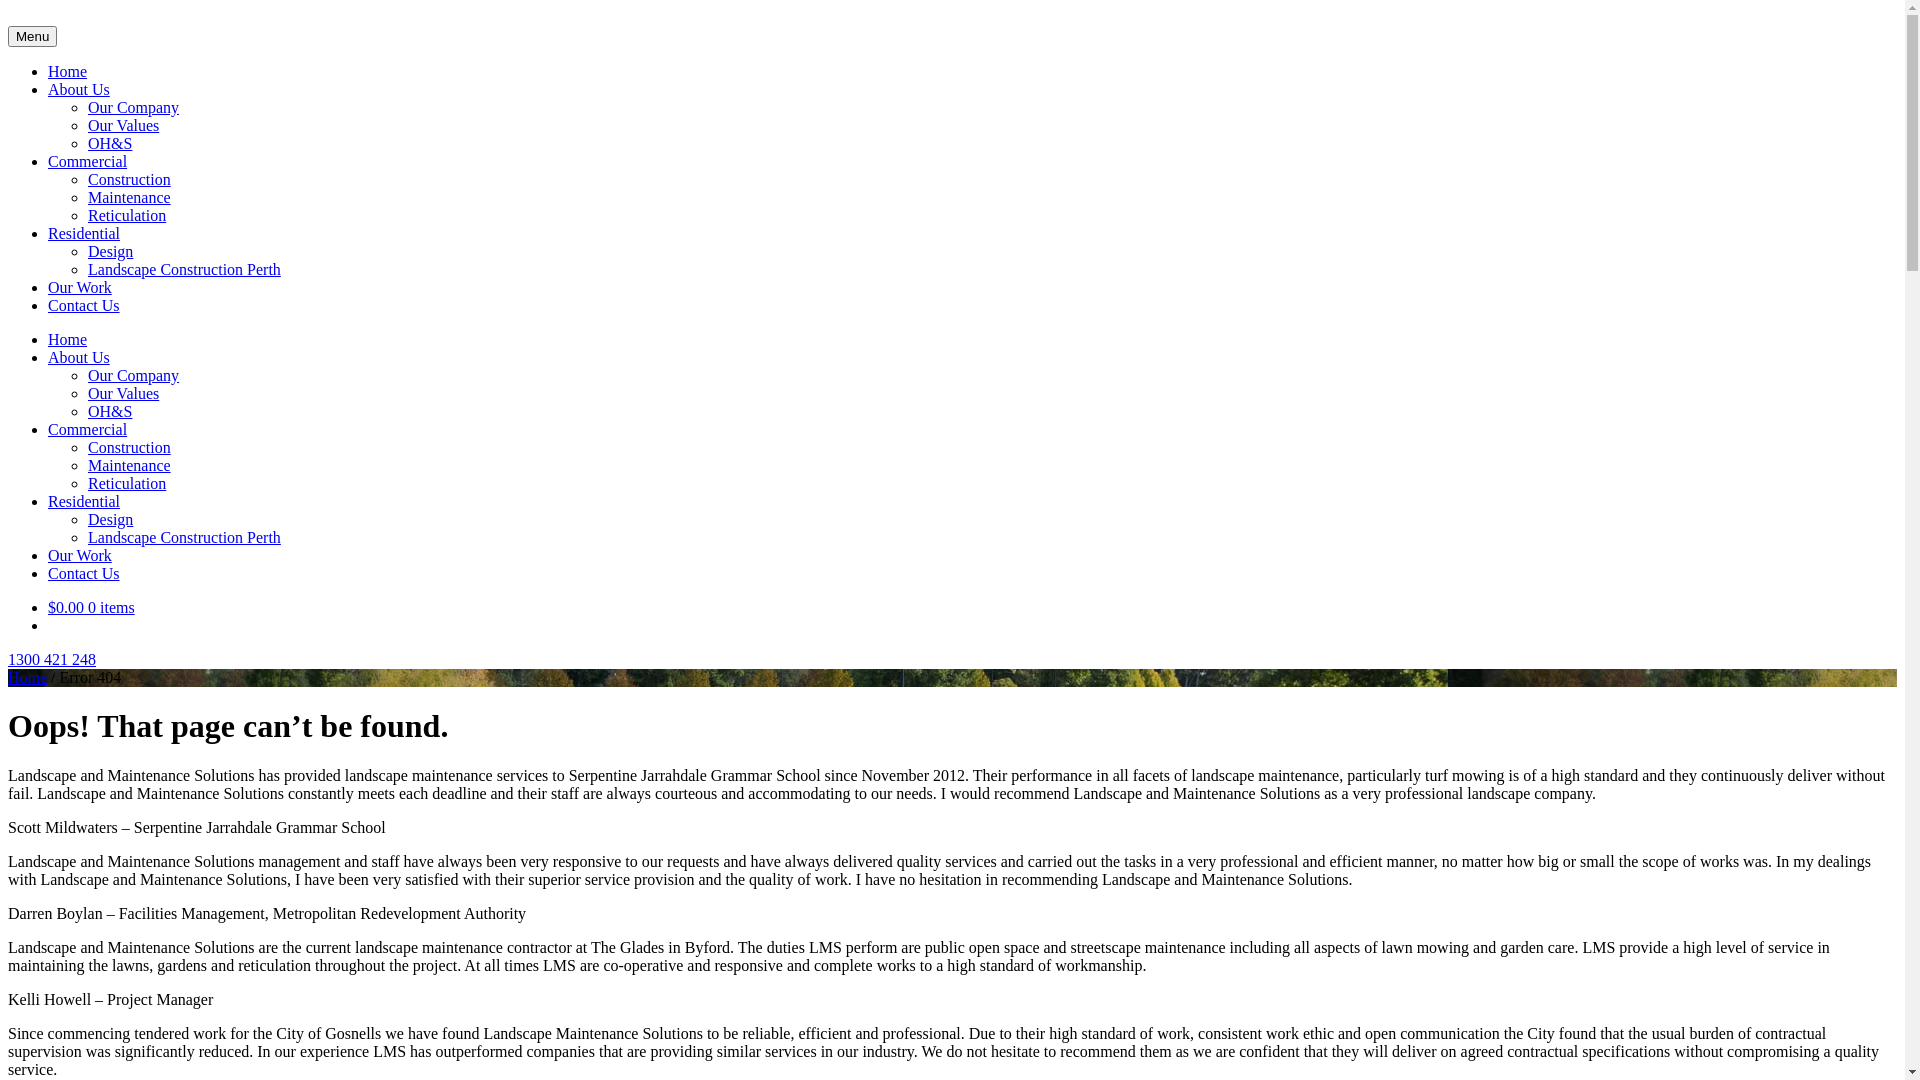 Image resolution: width=1920 pixels, height=1080 pixels. I want to click on 'Home', so click(67, 338).